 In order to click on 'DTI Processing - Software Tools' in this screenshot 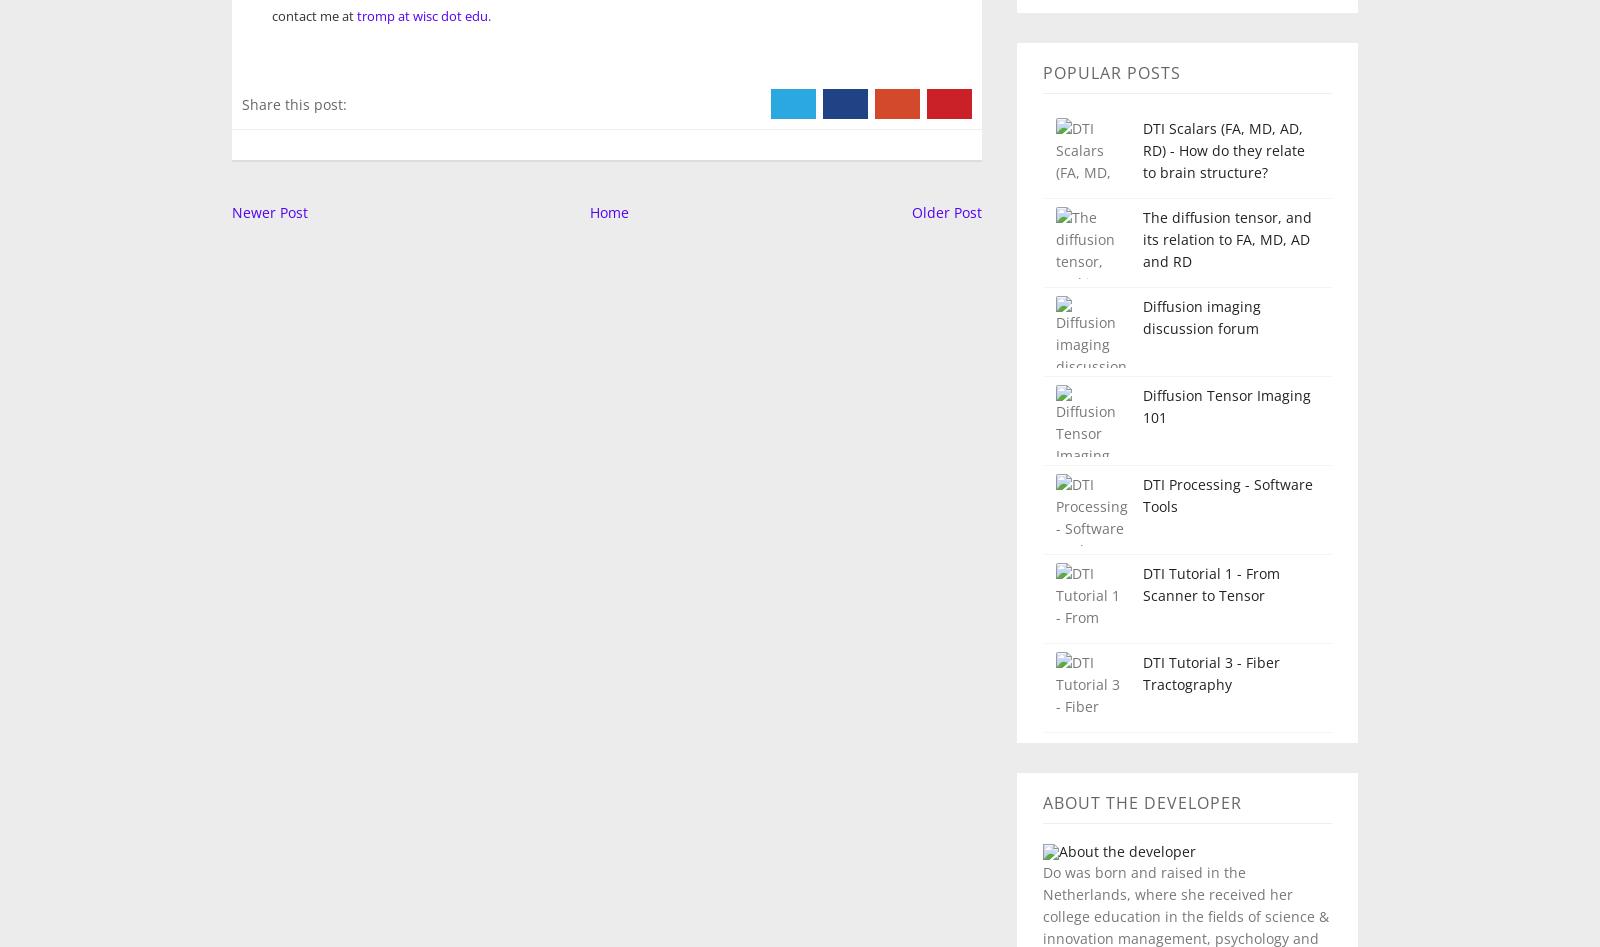, I will do `click(1141, 494)`.